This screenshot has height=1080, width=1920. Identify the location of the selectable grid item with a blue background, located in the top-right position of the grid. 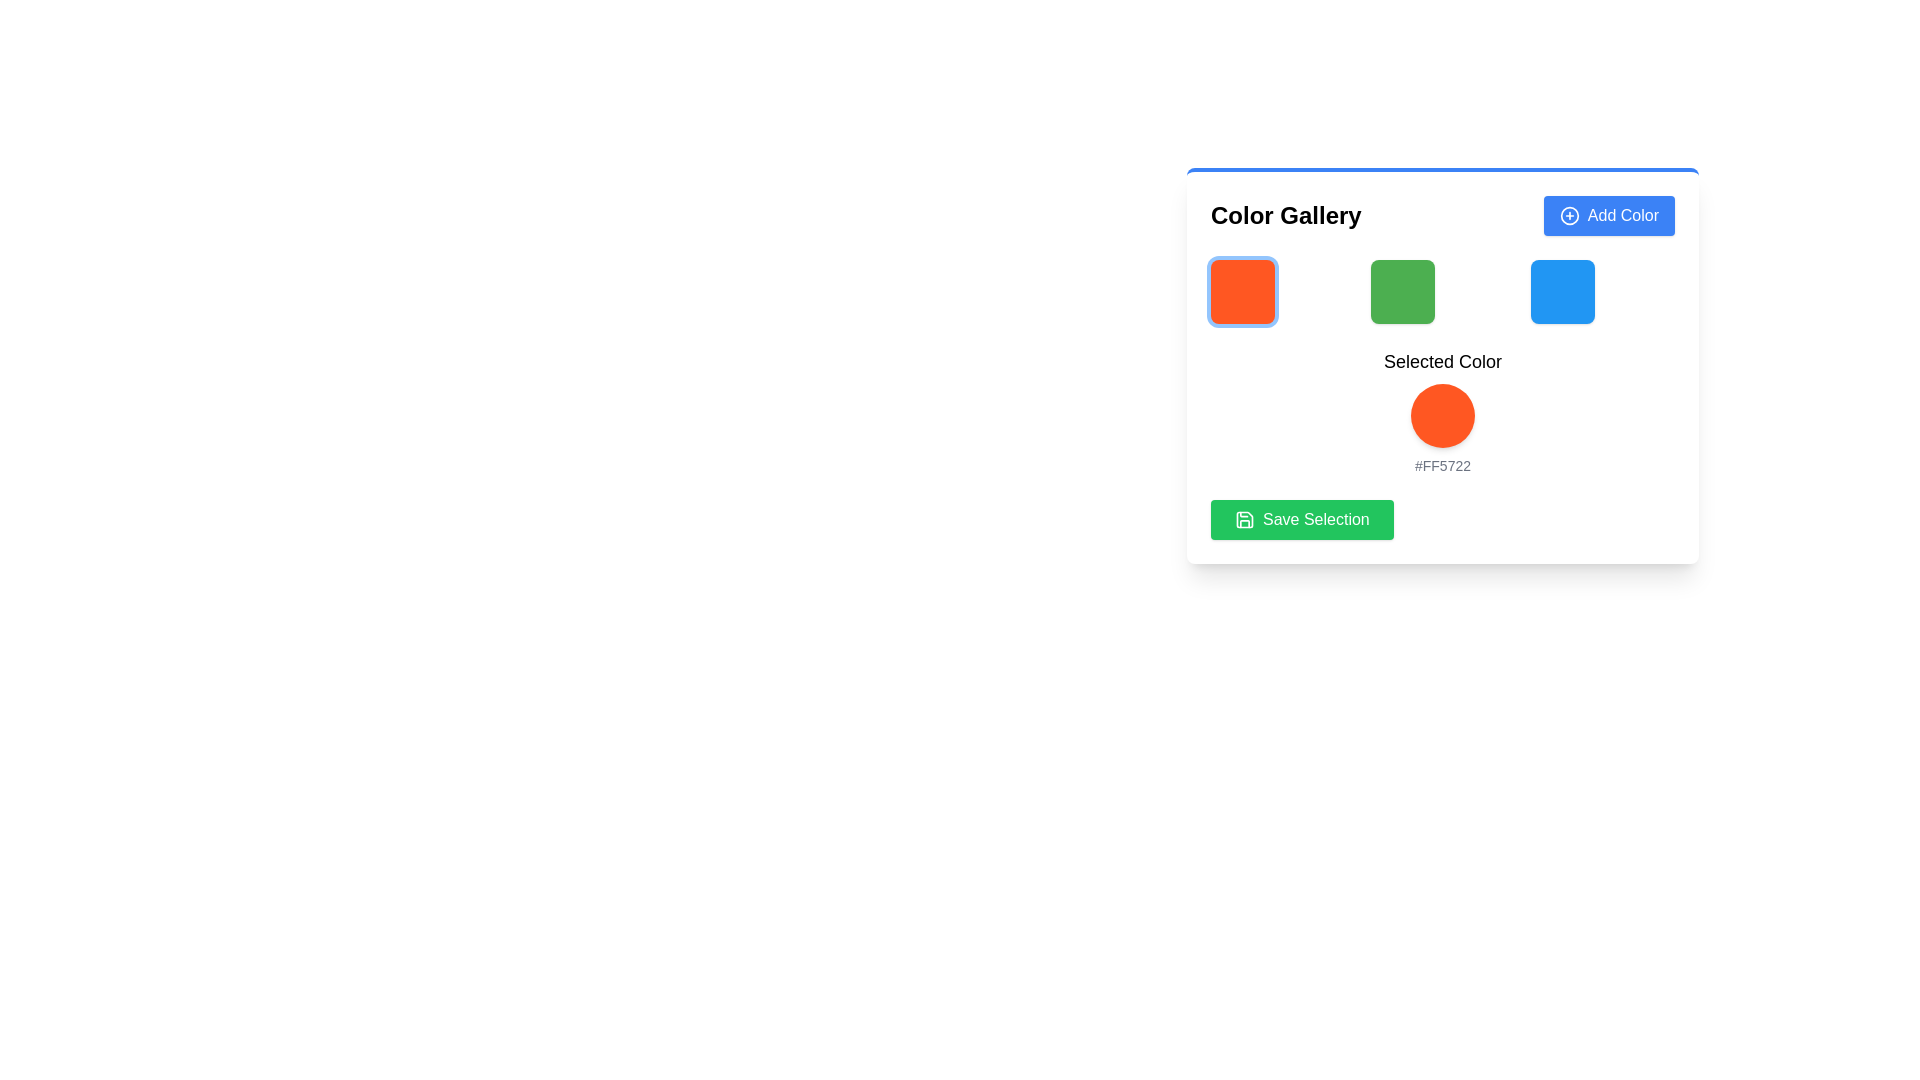
(1562, 292).